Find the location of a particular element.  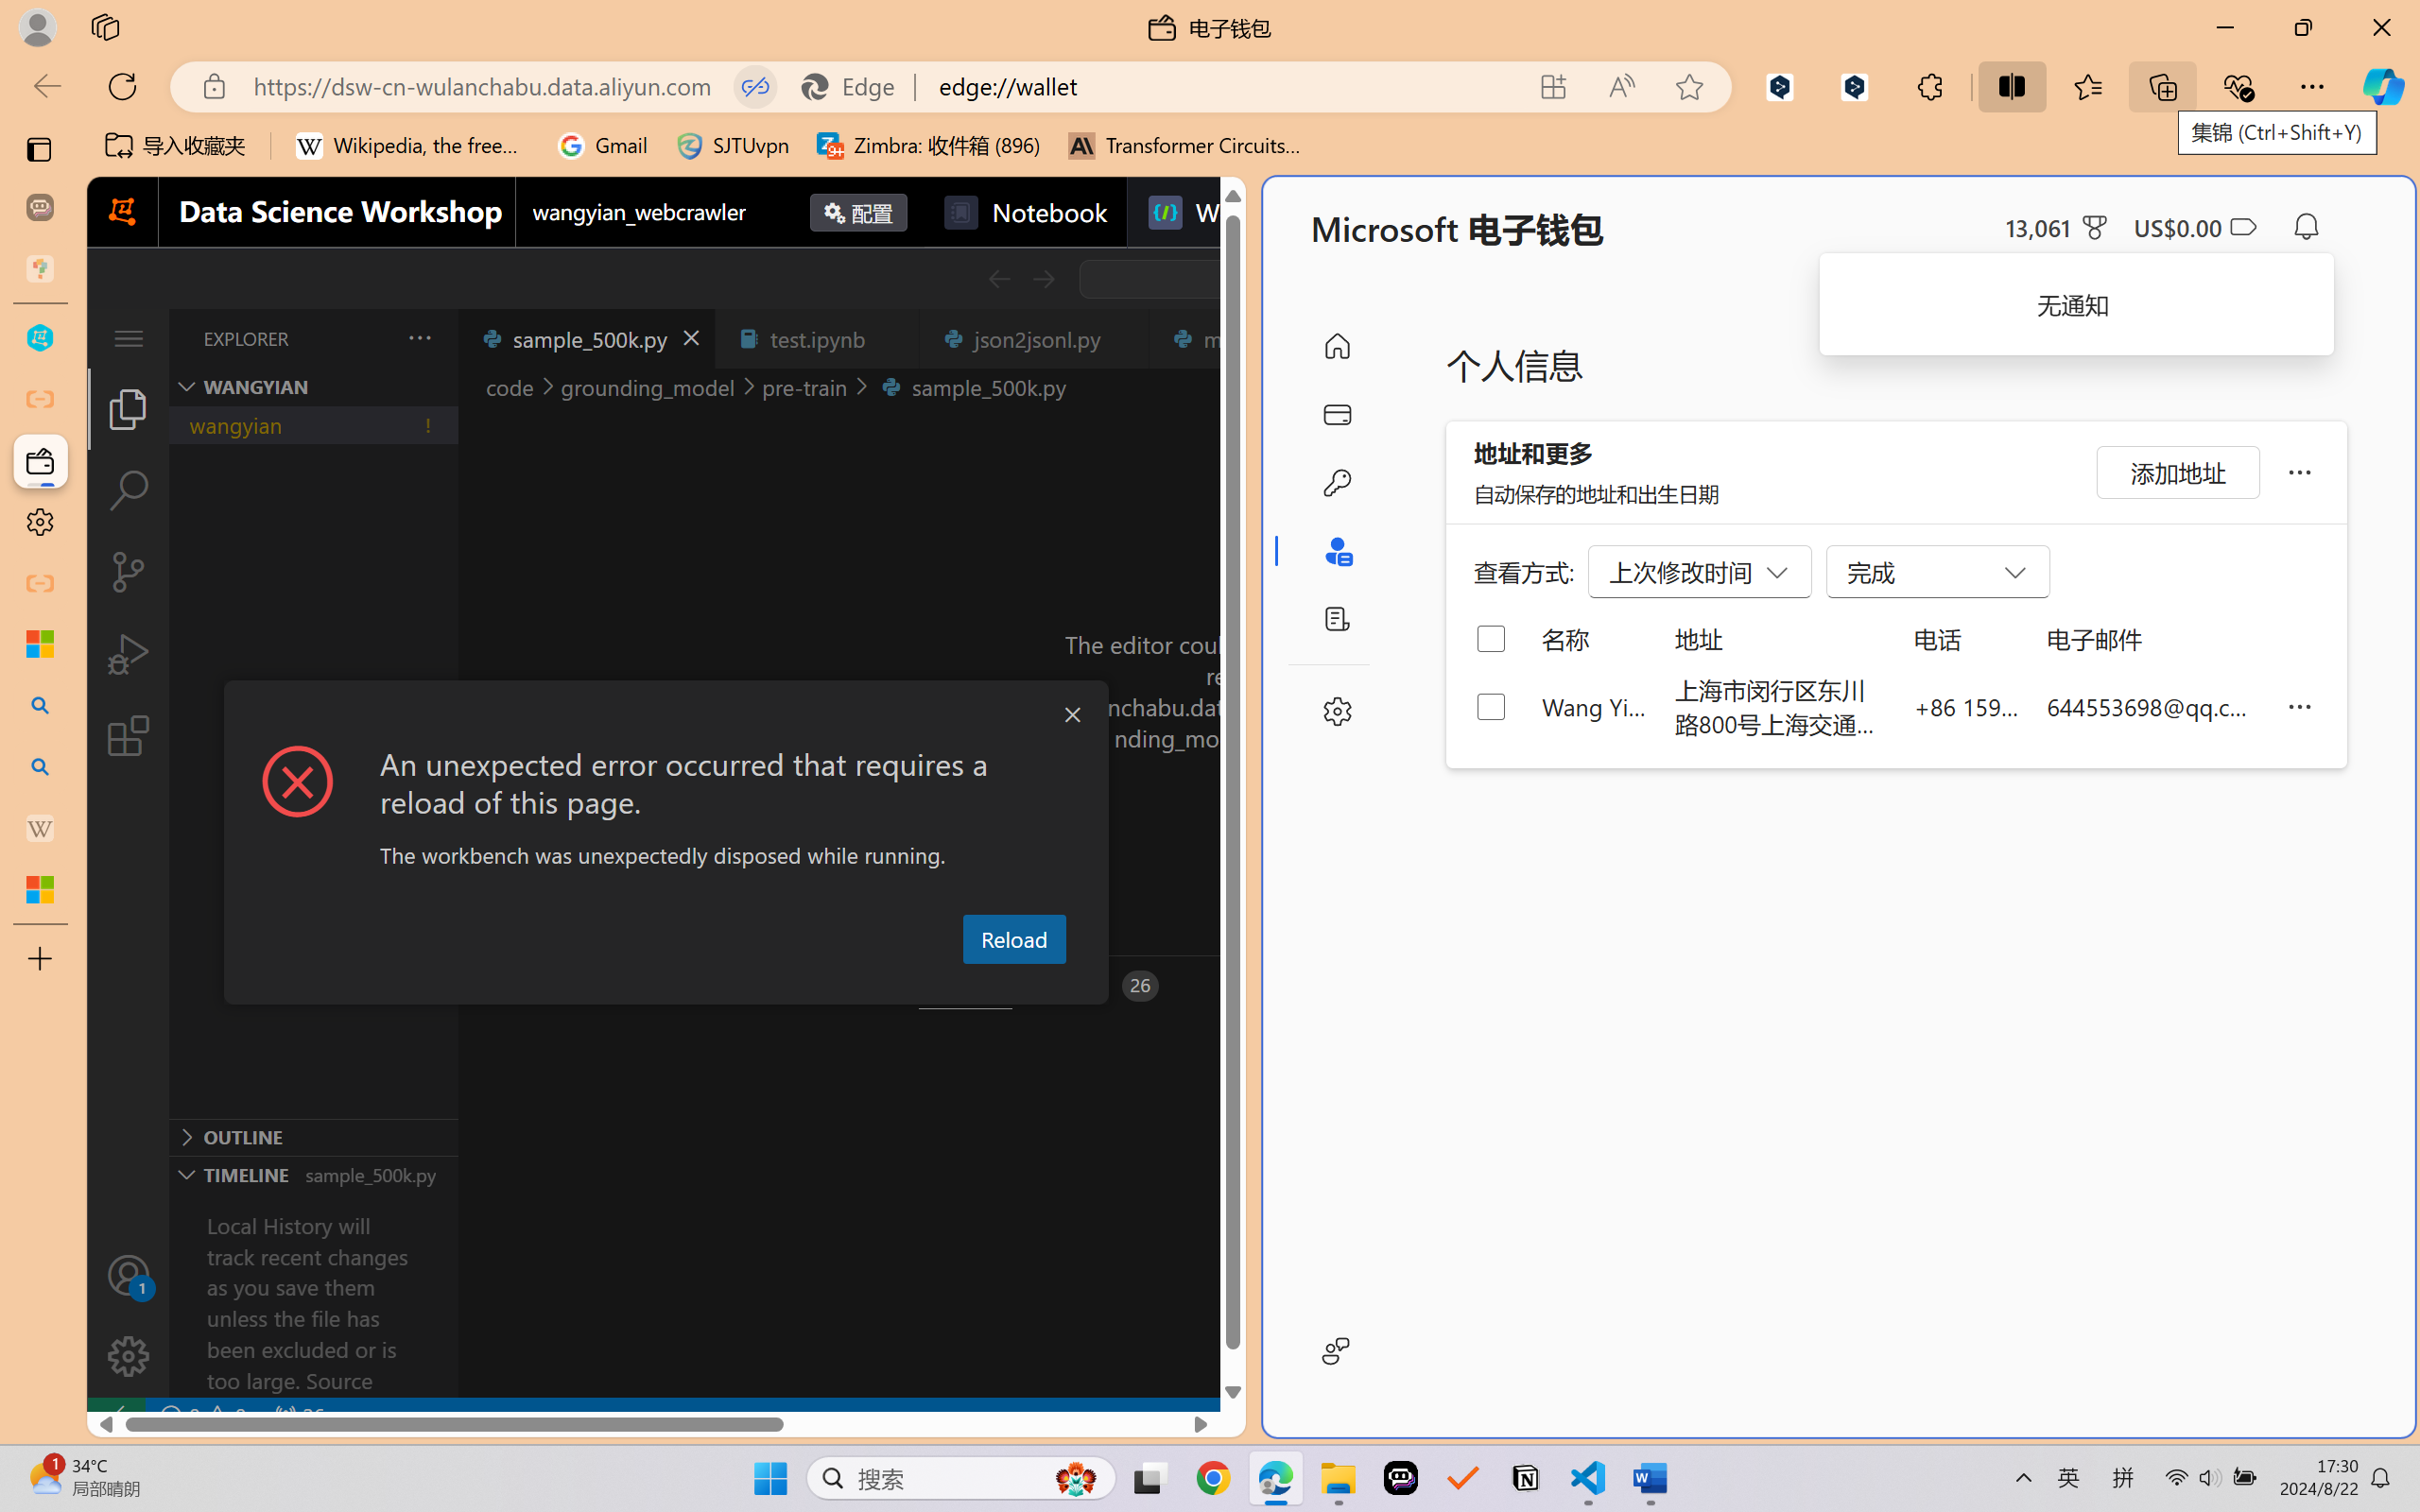

'Reload' is located at coordinates (1013, 937).